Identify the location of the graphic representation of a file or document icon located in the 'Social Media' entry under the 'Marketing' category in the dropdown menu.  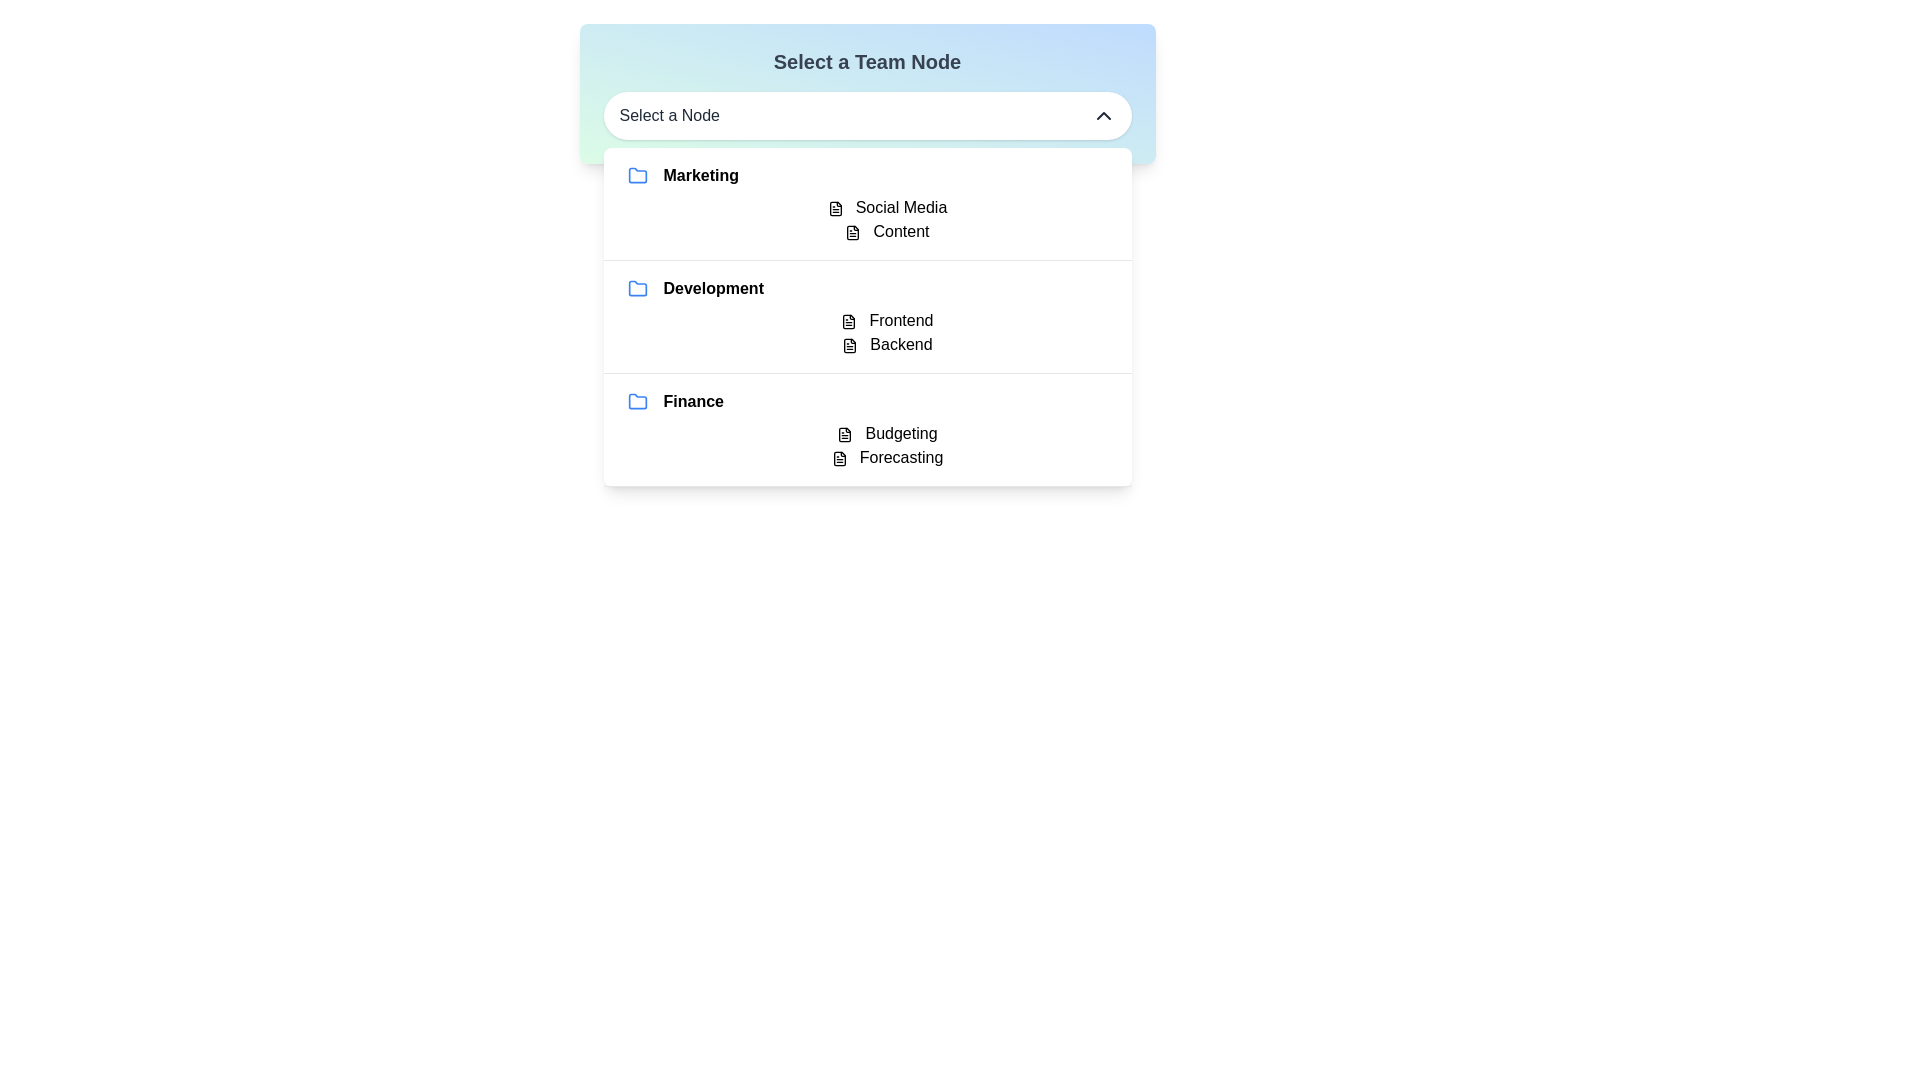
(835, 208).